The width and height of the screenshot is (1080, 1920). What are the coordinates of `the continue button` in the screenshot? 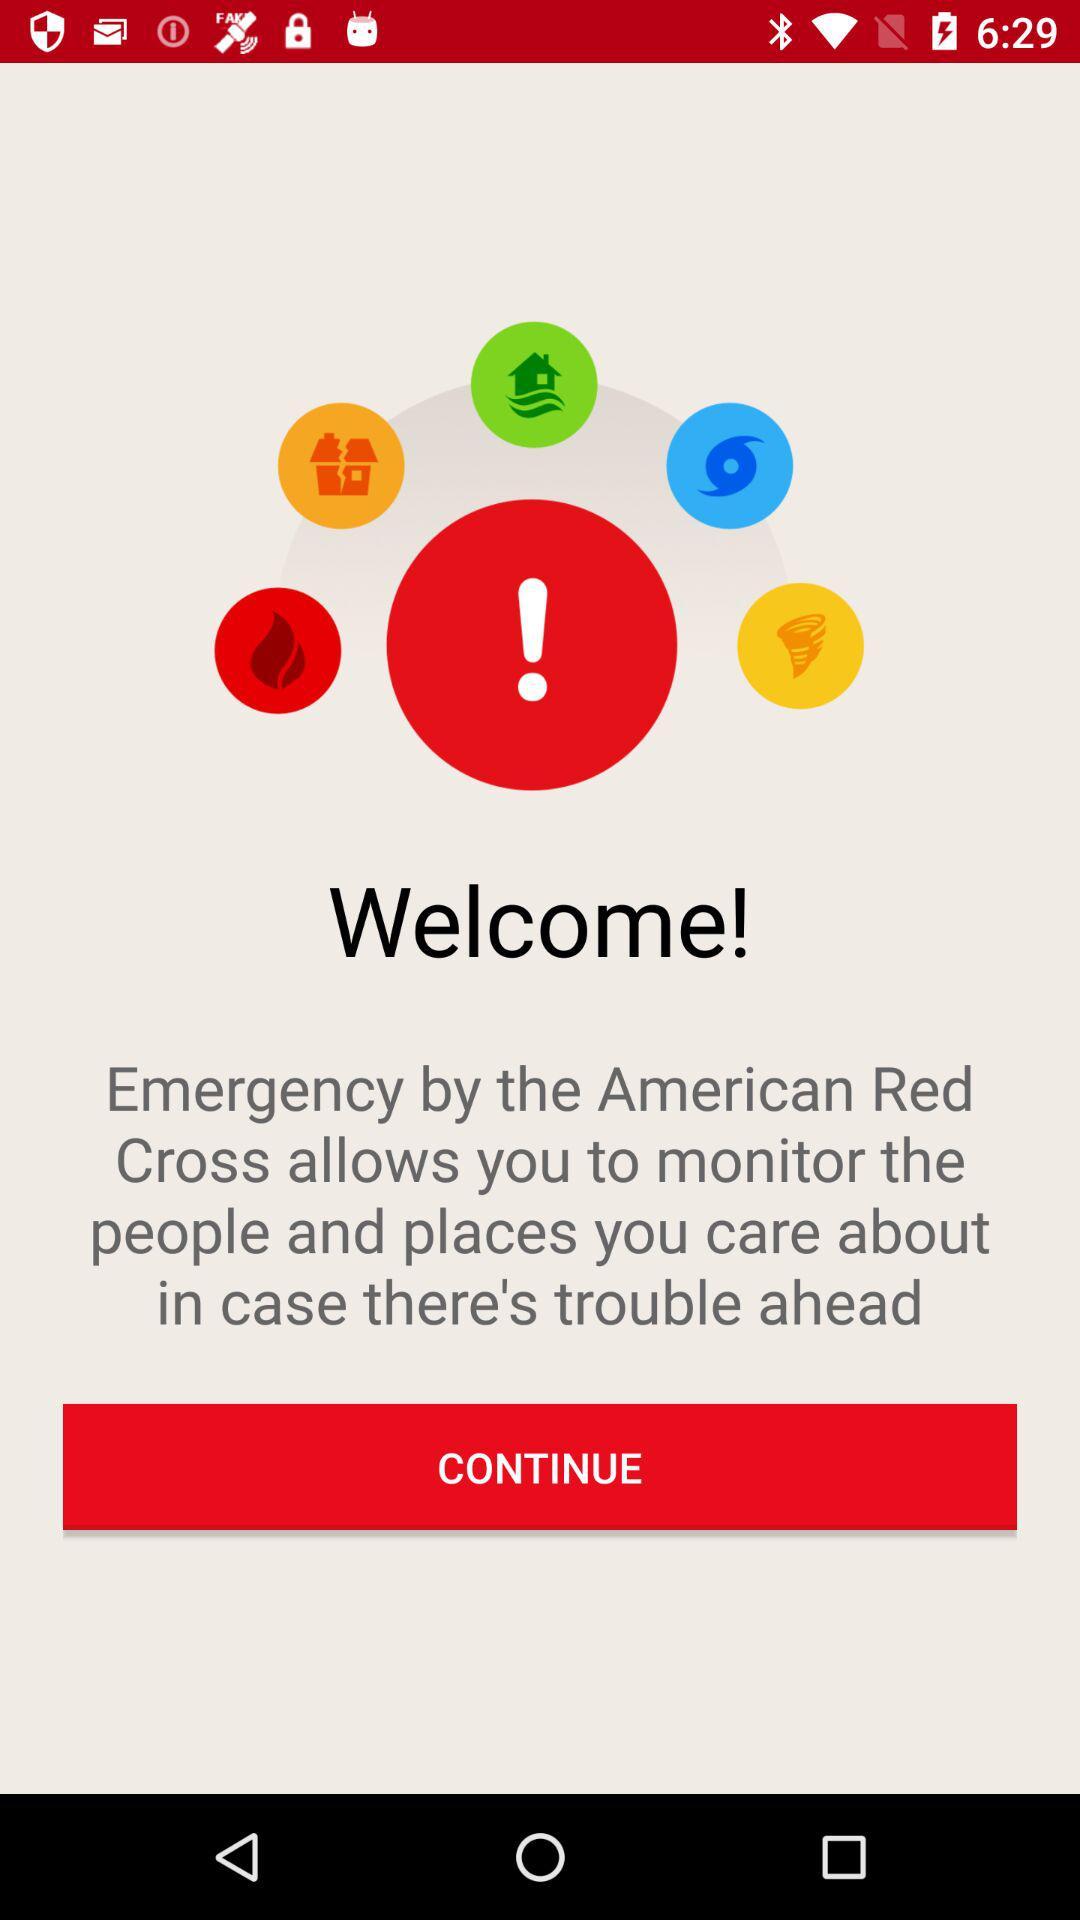 It's located at (540, 1467).